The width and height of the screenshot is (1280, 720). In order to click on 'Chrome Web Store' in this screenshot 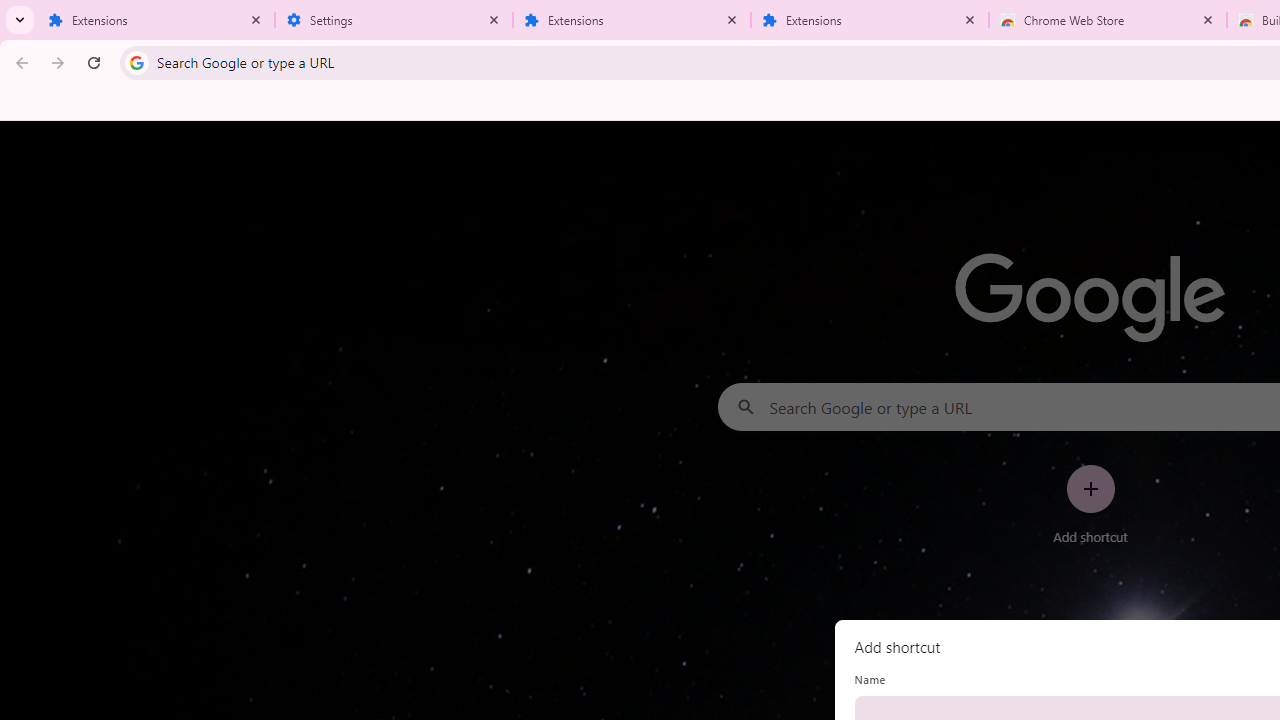, I will do `click(1107, 20)`.